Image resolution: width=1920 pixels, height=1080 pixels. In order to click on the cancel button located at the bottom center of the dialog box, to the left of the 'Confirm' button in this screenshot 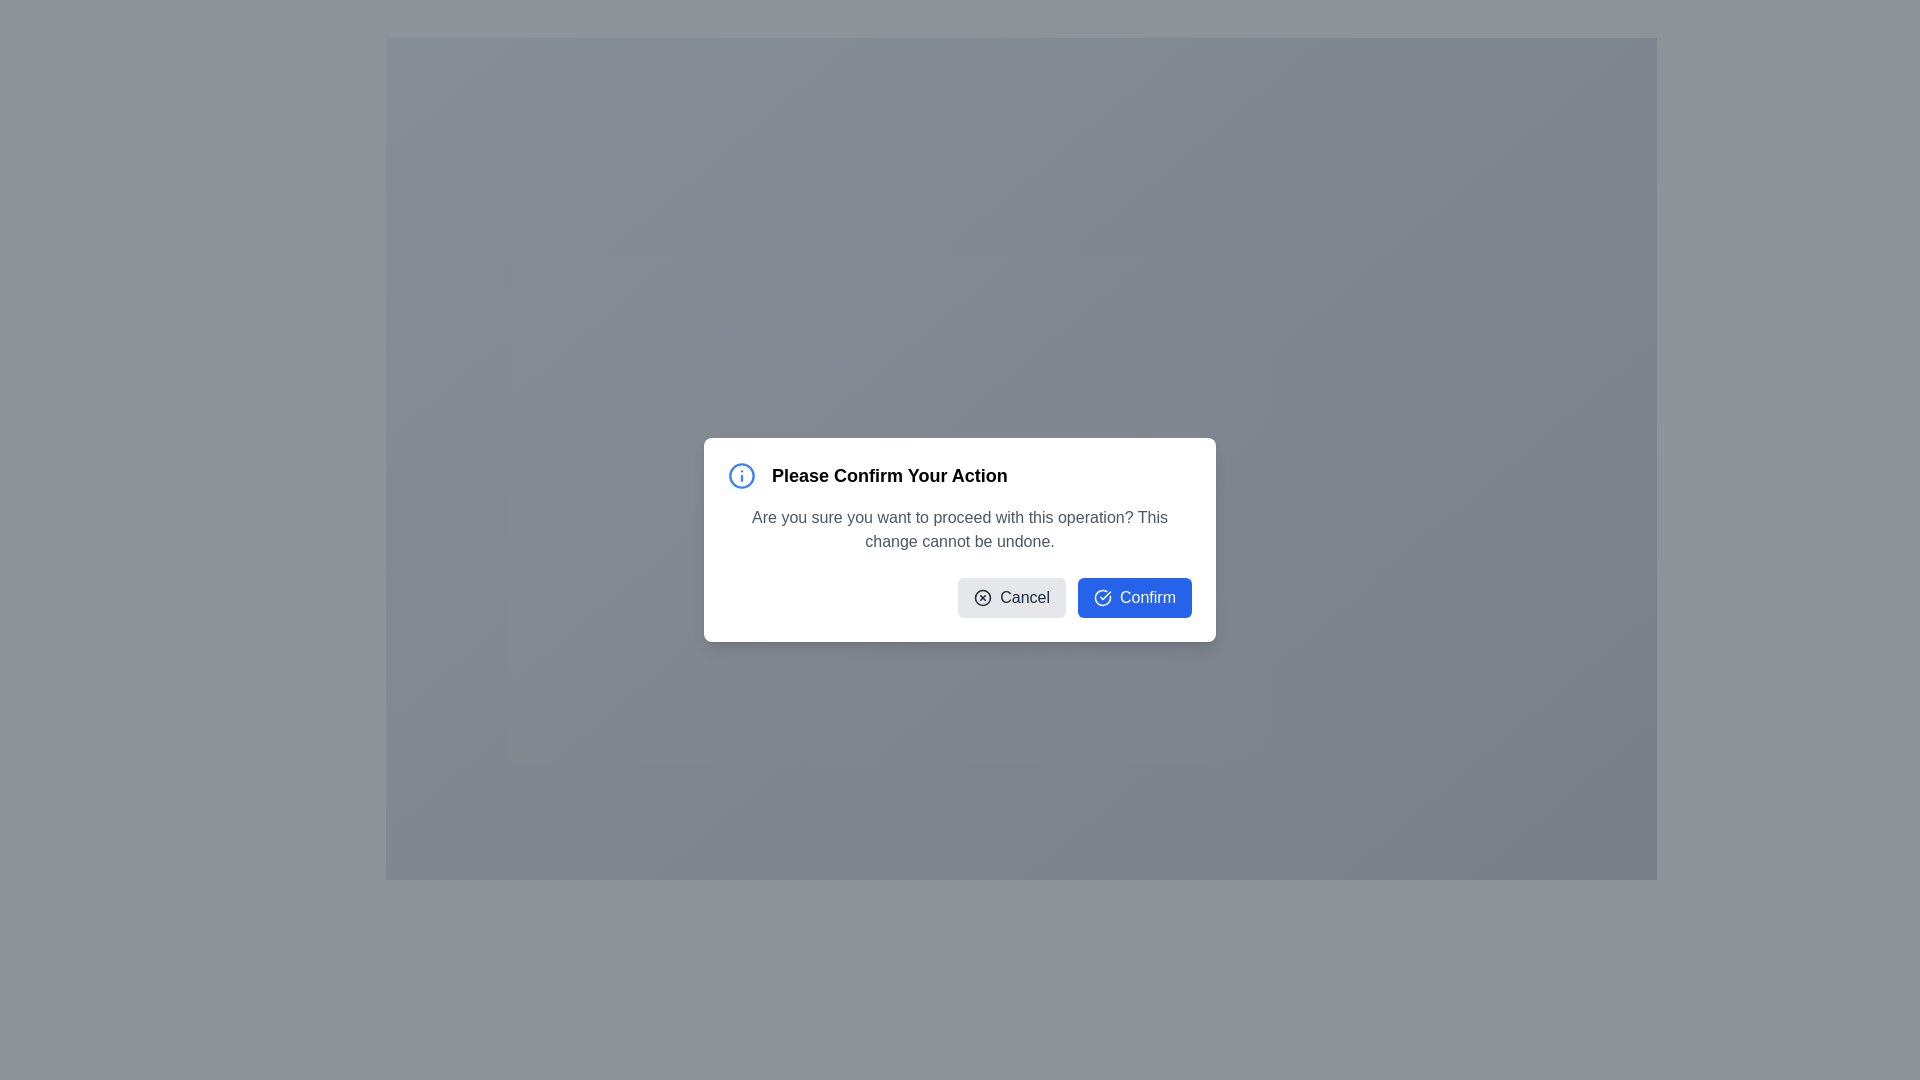, I will do `click(1012, 596)`.